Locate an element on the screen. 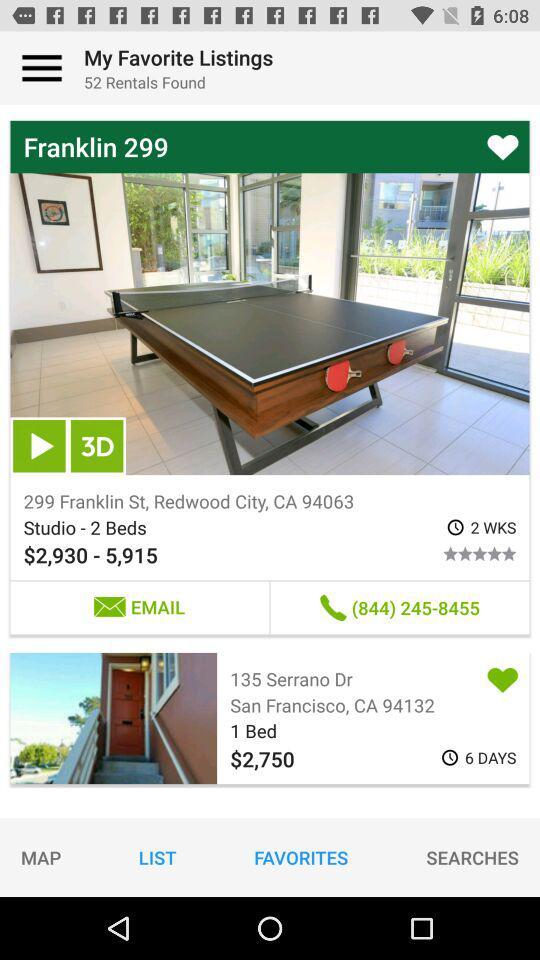 The image size is (540, 960). press for main menu options is located at coordinates (42, 68).